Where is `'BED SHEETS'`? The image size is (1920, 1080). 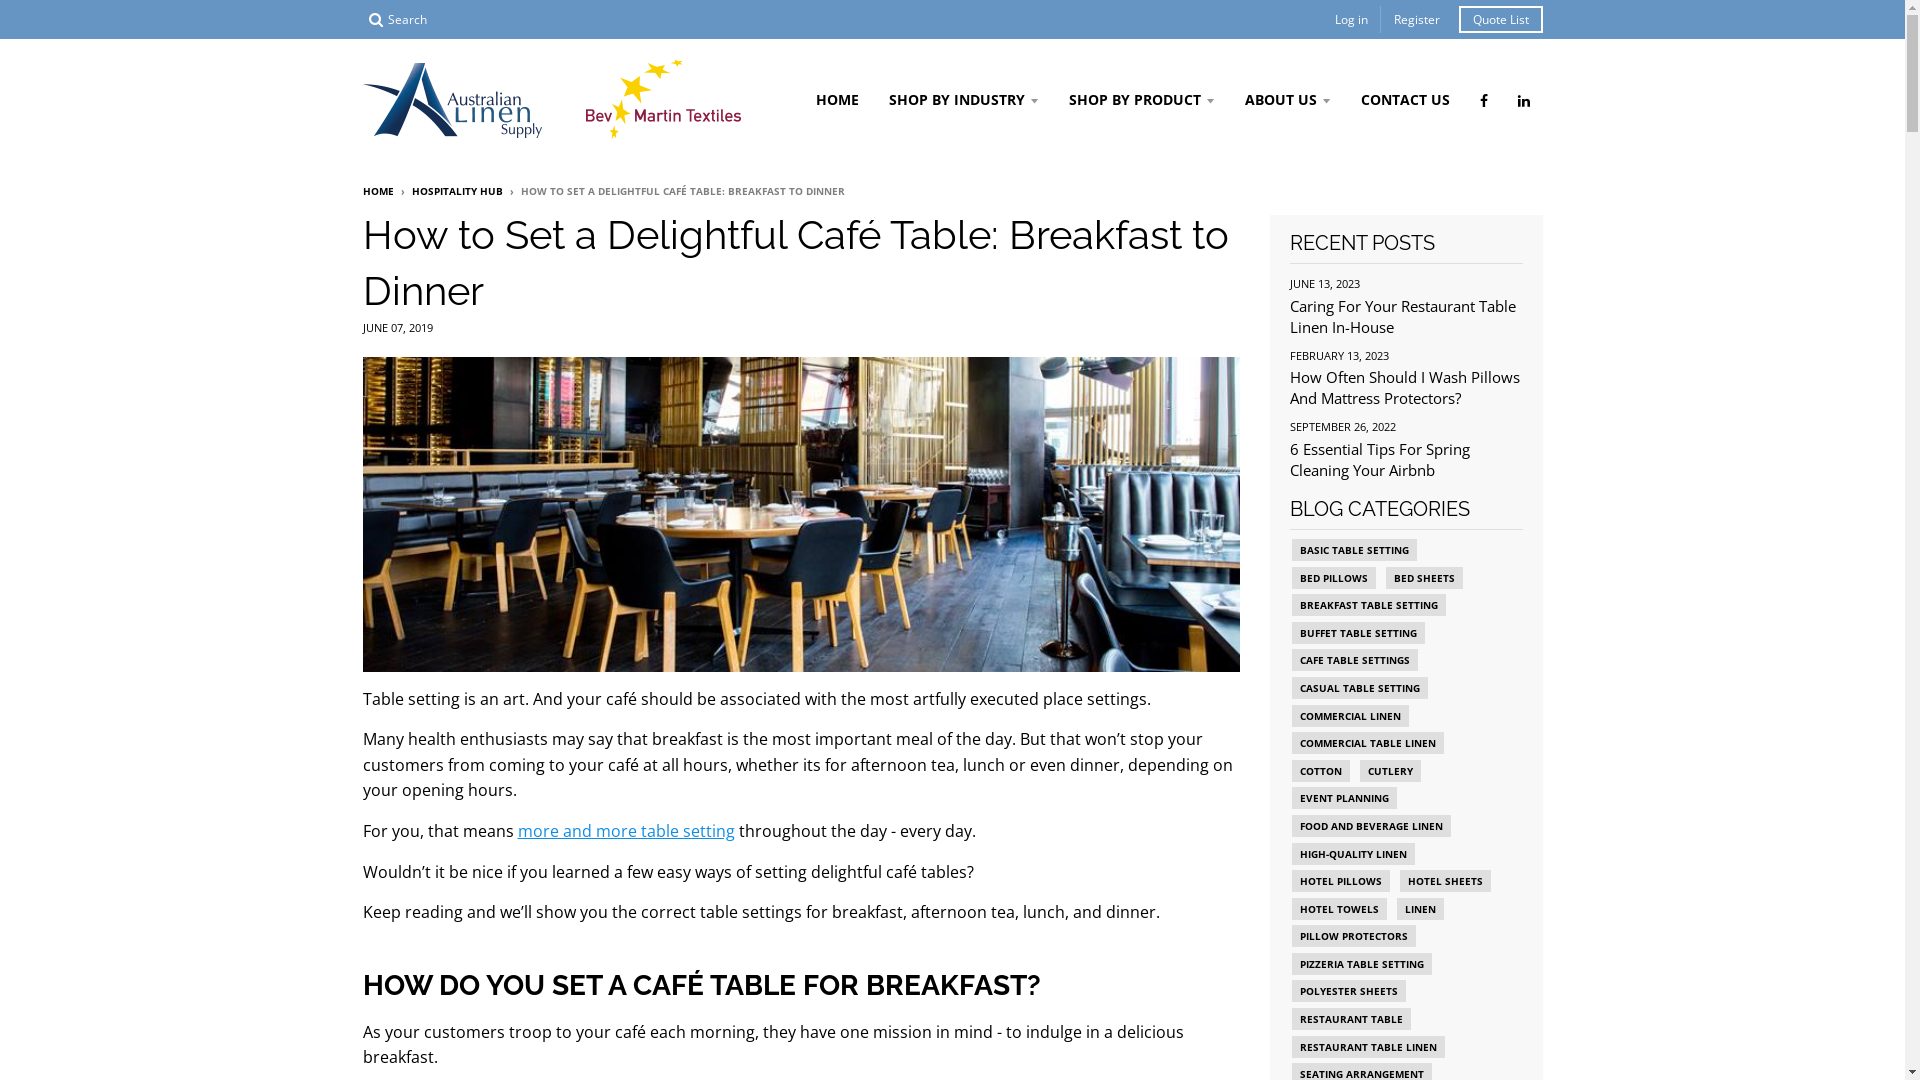 'BED SHEETS' is located at coordinates (1423, 578).